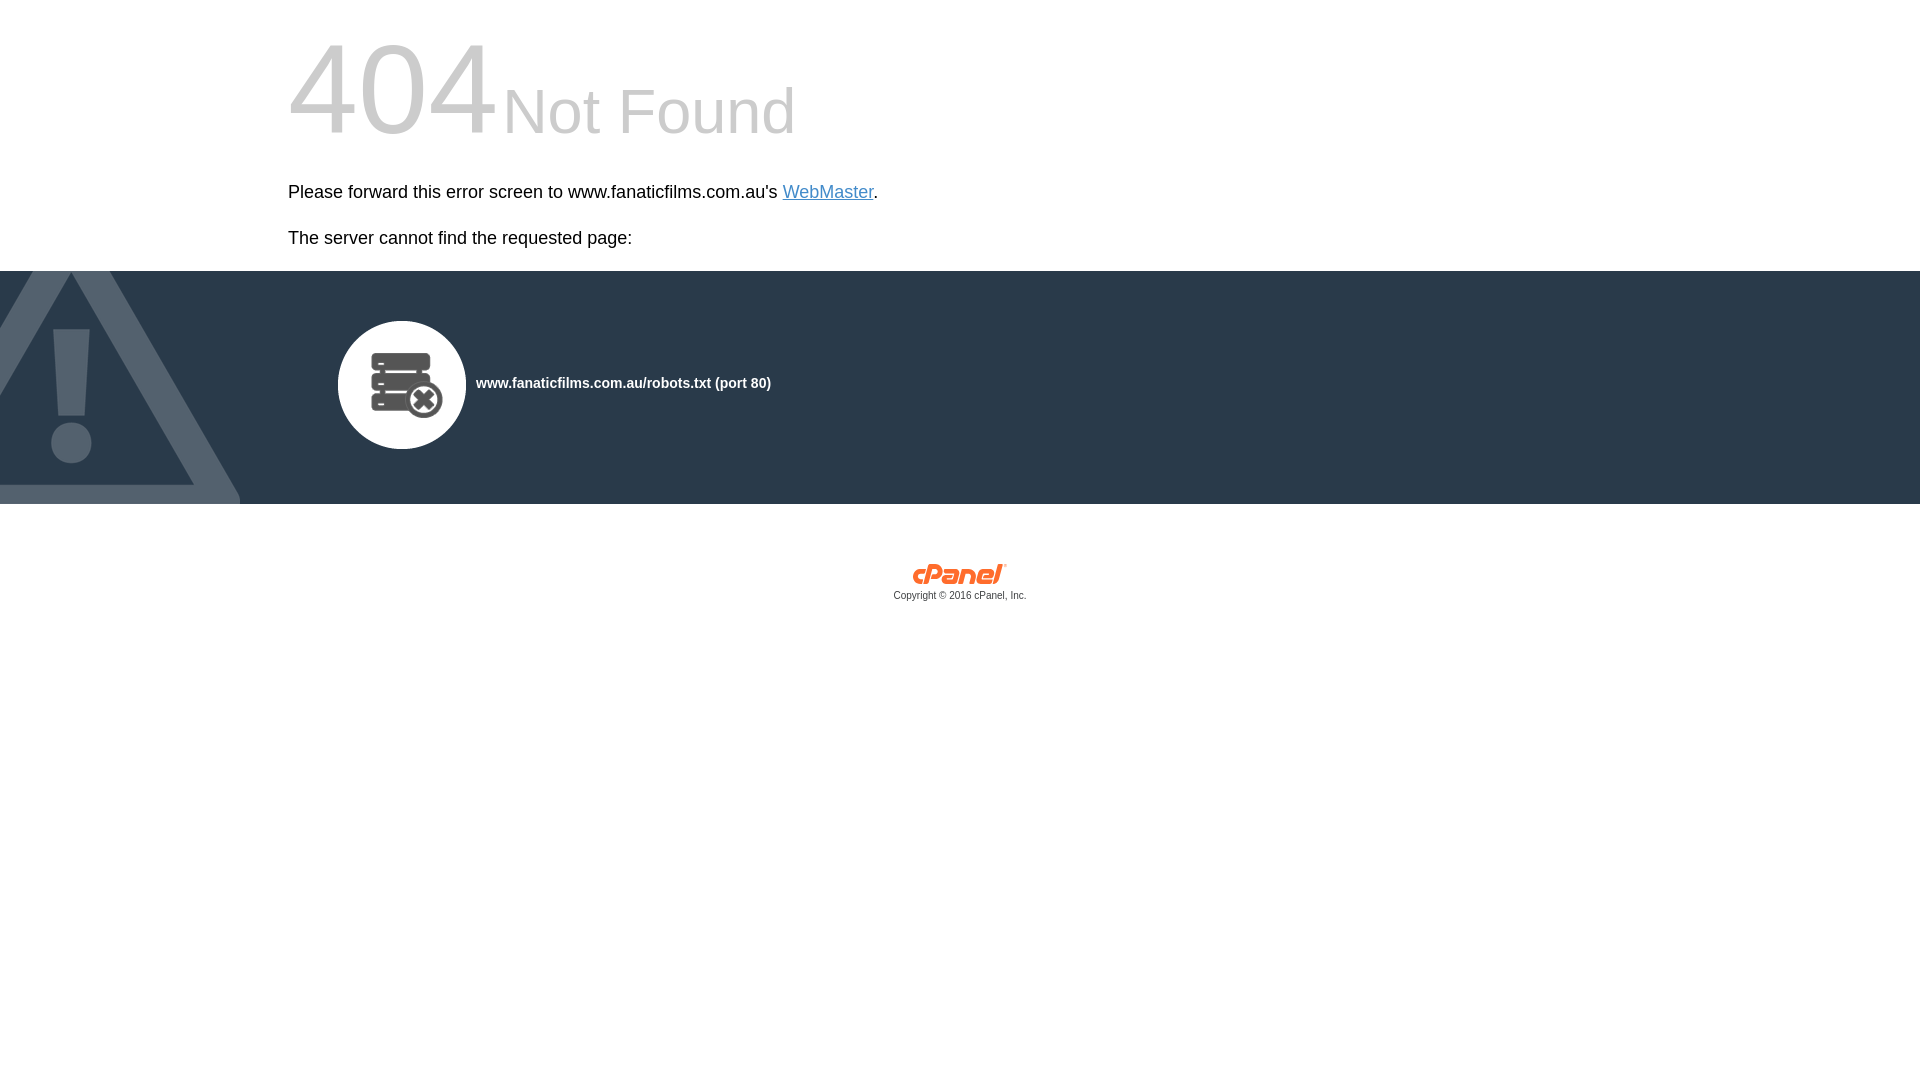  Describe the element at coordinates (781, 192) in the screenshot. I see `'WebMaster'` at that location.